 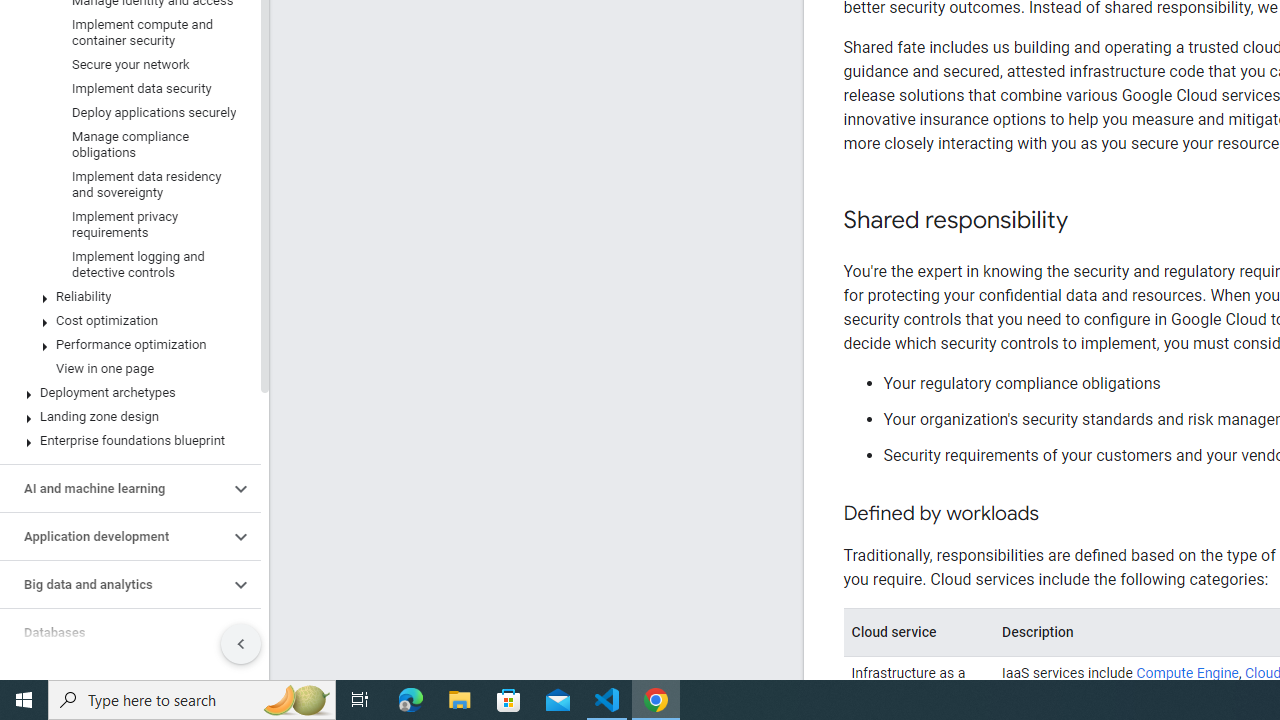 I want to click on 'Landing zone design', so click(x=125, y=415).